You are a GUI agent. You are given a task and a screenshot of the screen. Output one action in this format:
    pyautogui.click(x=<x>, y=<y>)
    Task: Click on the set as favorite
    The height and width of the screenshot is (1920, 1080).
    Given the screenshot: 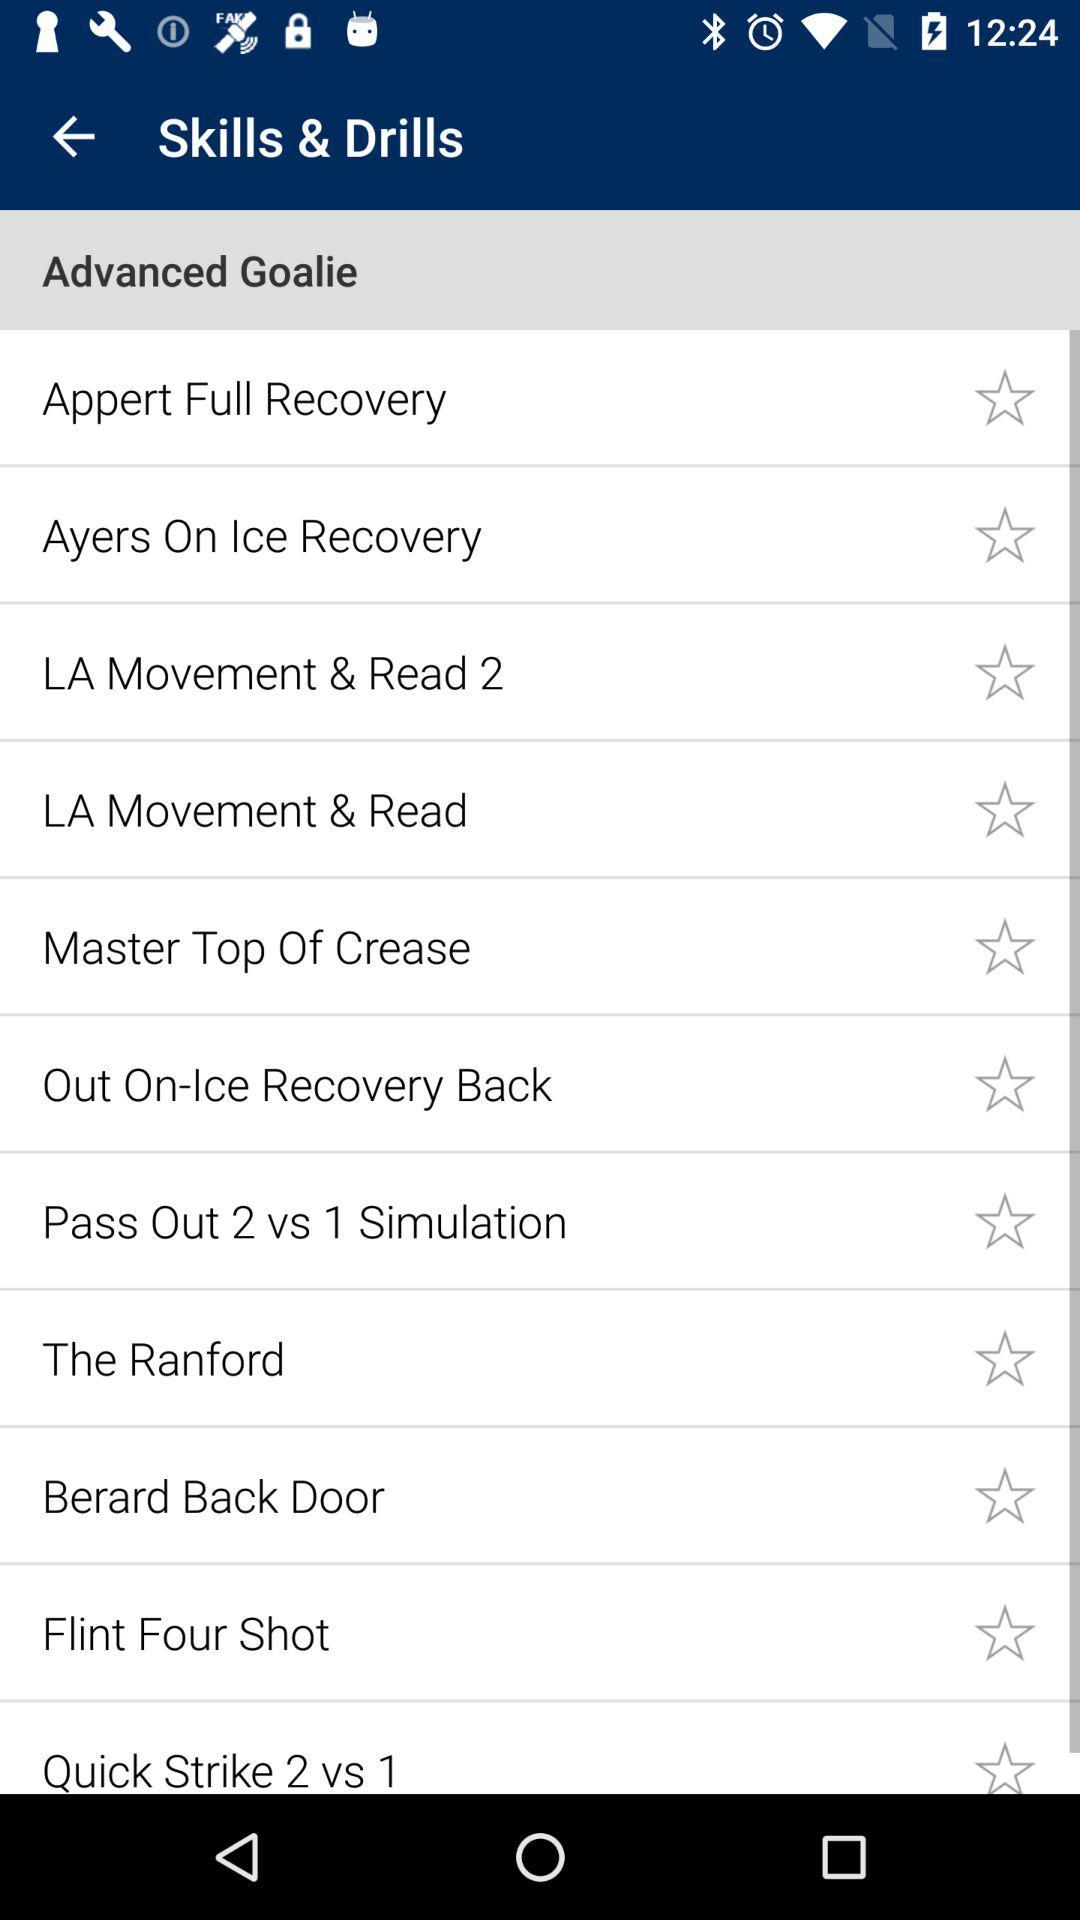 What is the action you would take?
    pyautogui.click(x=1026, y=1632)
    